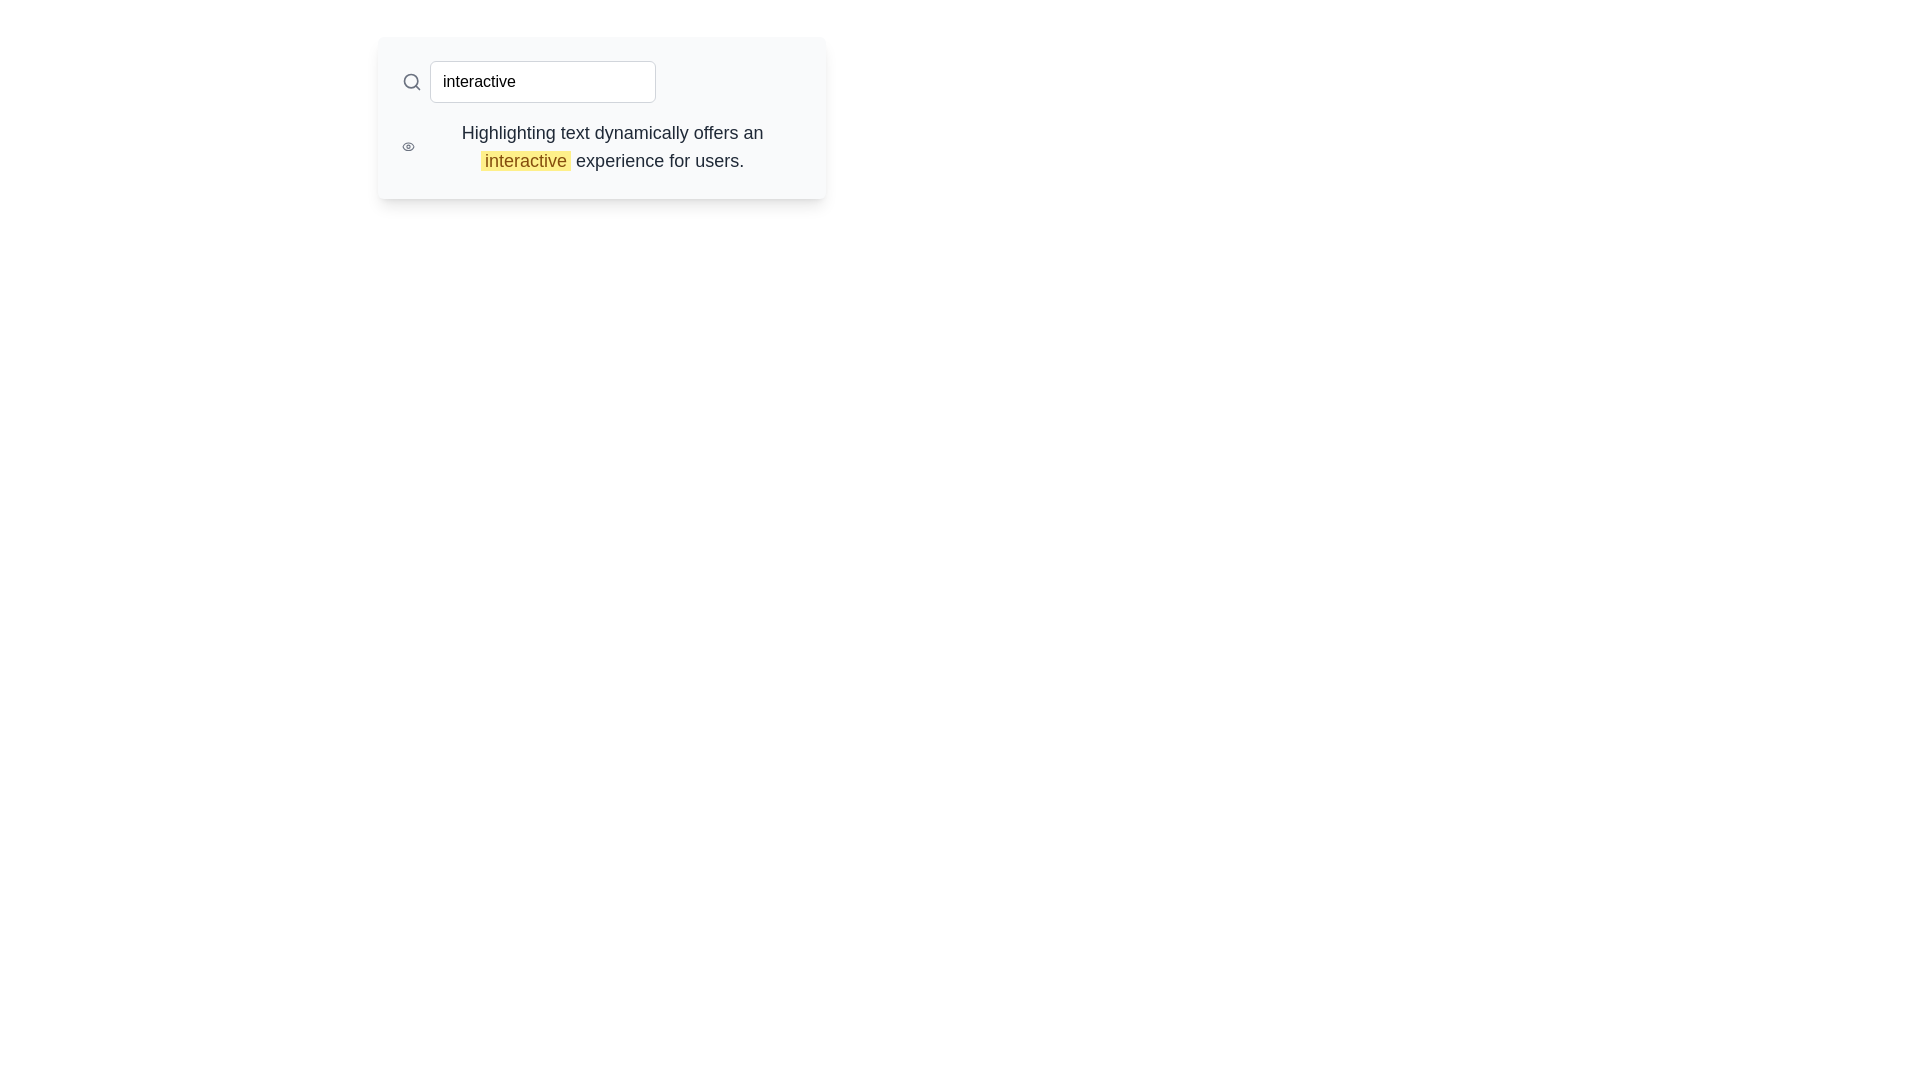  I want to click on the highlighted word 'interactive' within the sentence 'Highlighting text dynamically offers an interactive experience for users.' to select the text, so click(526, 160).